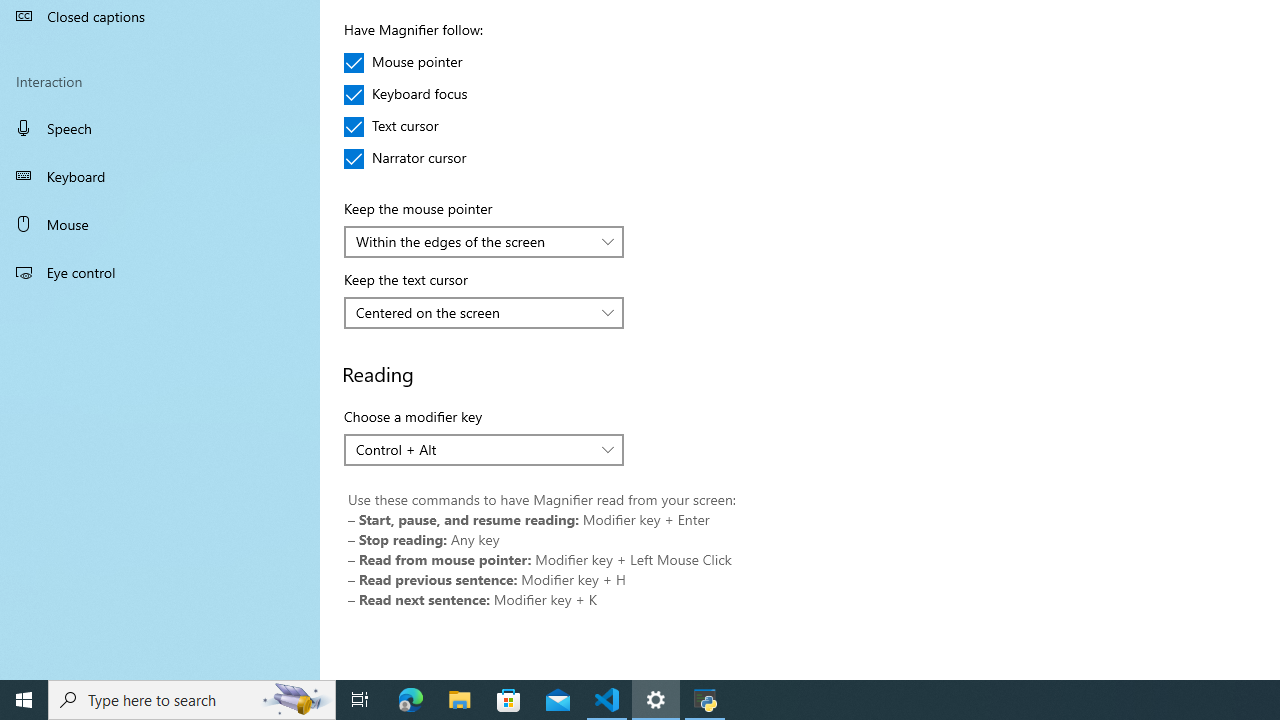 Image resolution: width=1280 pixels, height=720 pixels. What do you see at coordinates (656, 698) in the screenshot?
I see `'Settings - 1 running window'` at bounding box center [656, 698].